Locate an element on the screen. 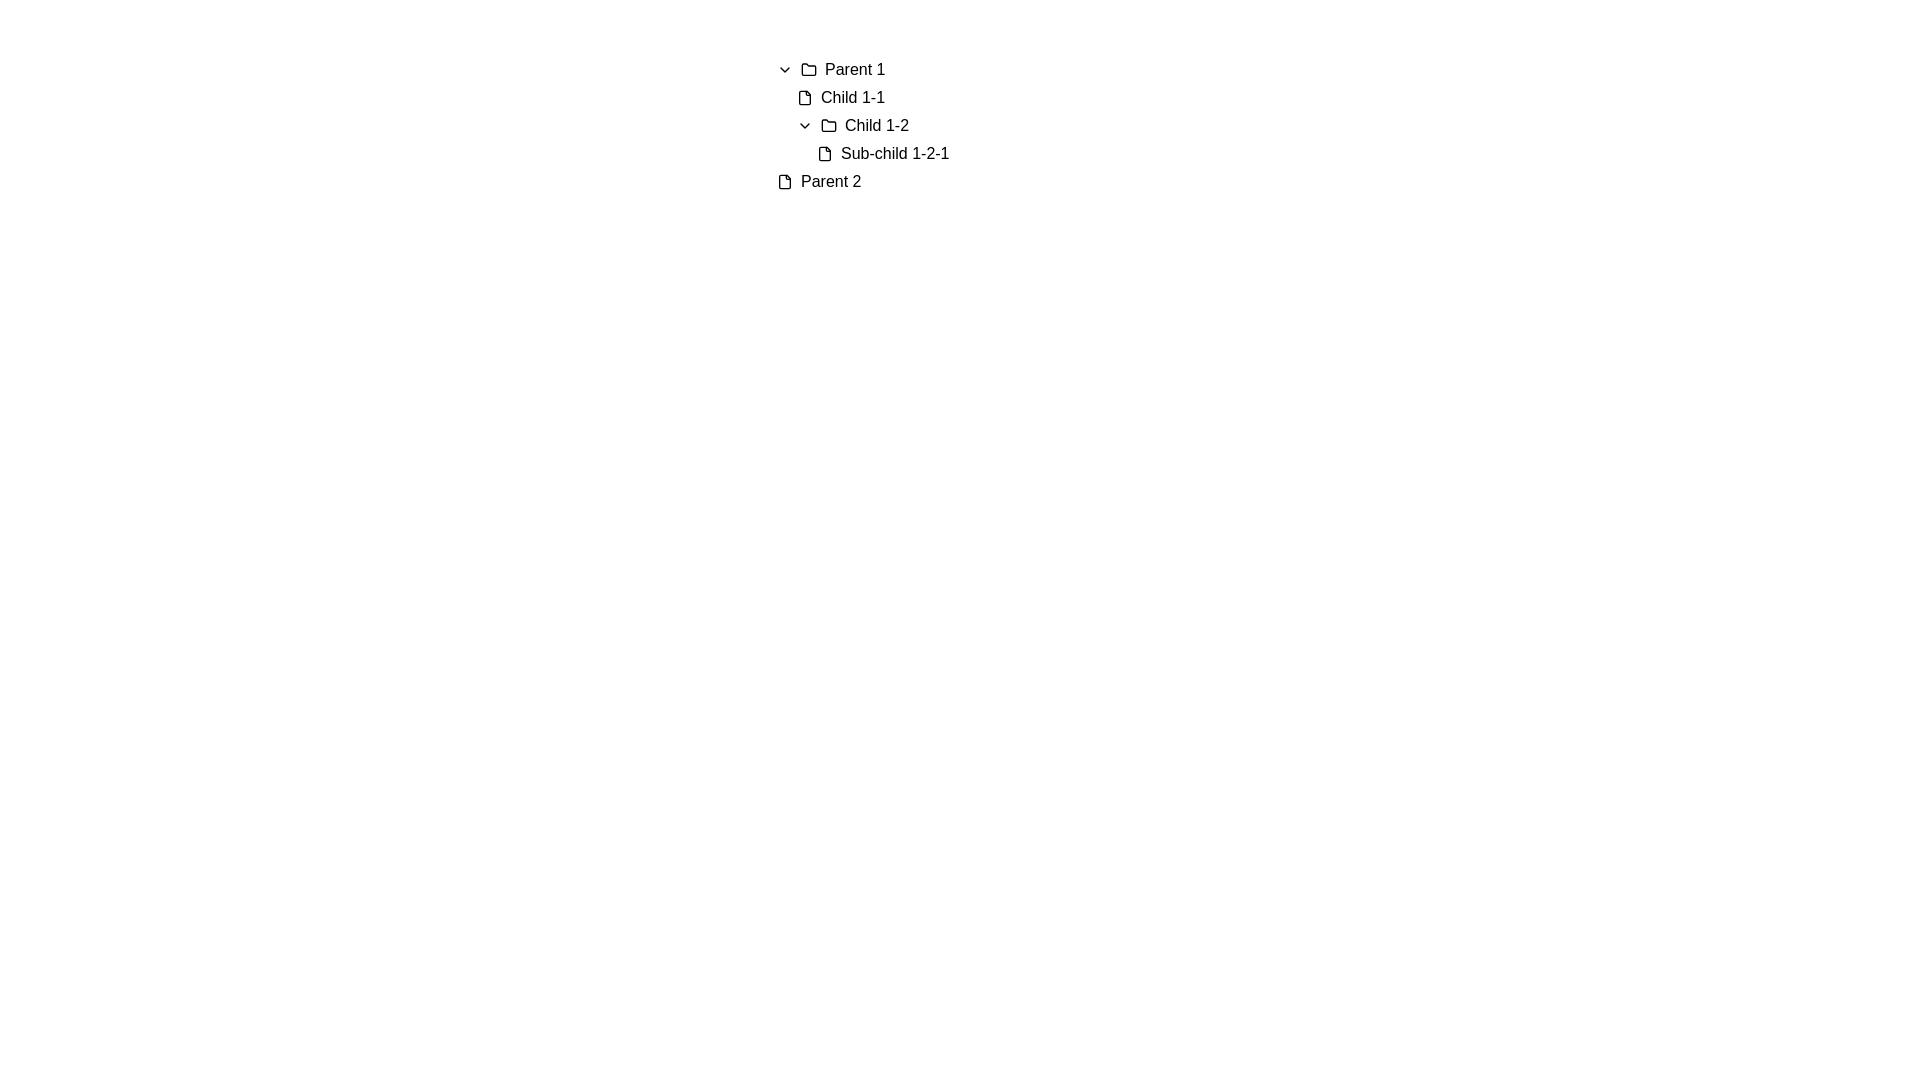  the first icon-based button that toggles the visibility of the associated content or nested section using keyboard navigation is located at coordinates (805, 126).